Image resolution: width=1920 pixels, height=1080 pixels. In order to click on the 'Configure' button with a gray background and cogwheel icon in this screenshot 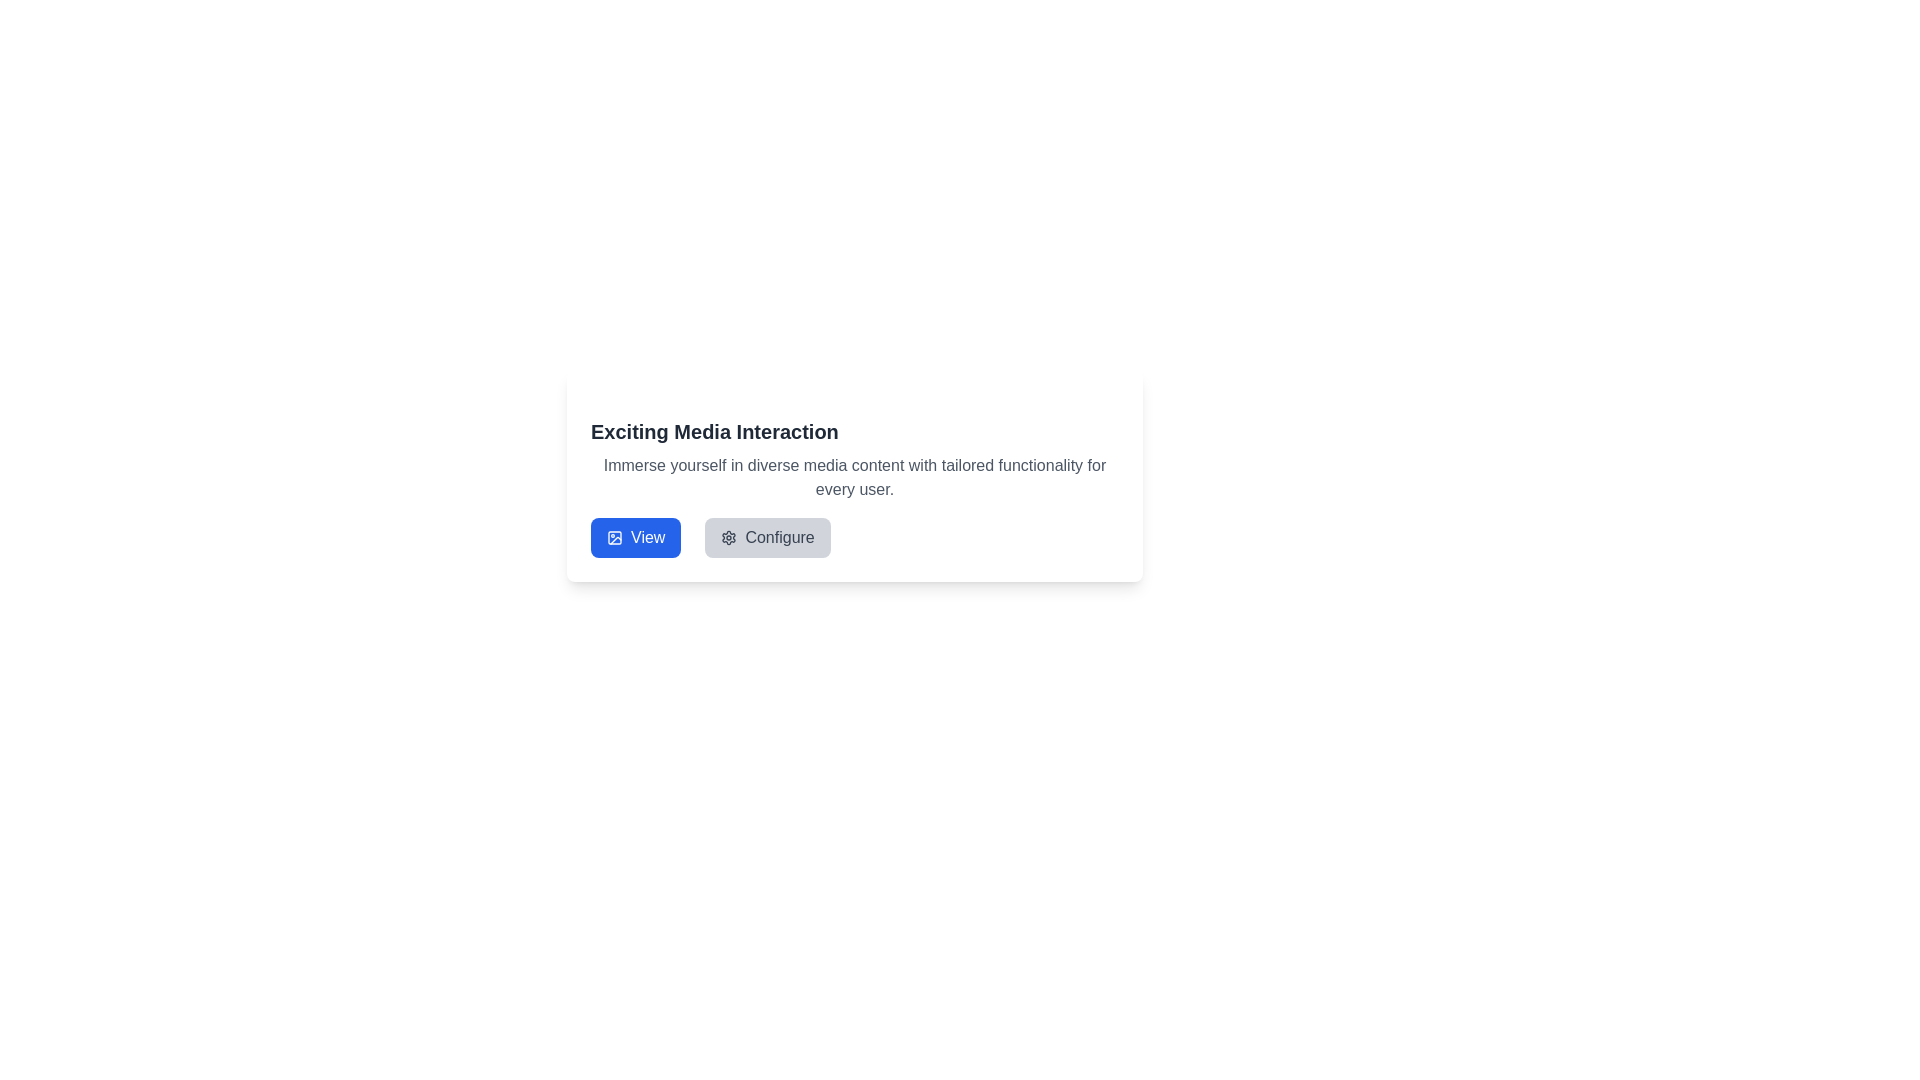, I will do `click(767, 536)`.